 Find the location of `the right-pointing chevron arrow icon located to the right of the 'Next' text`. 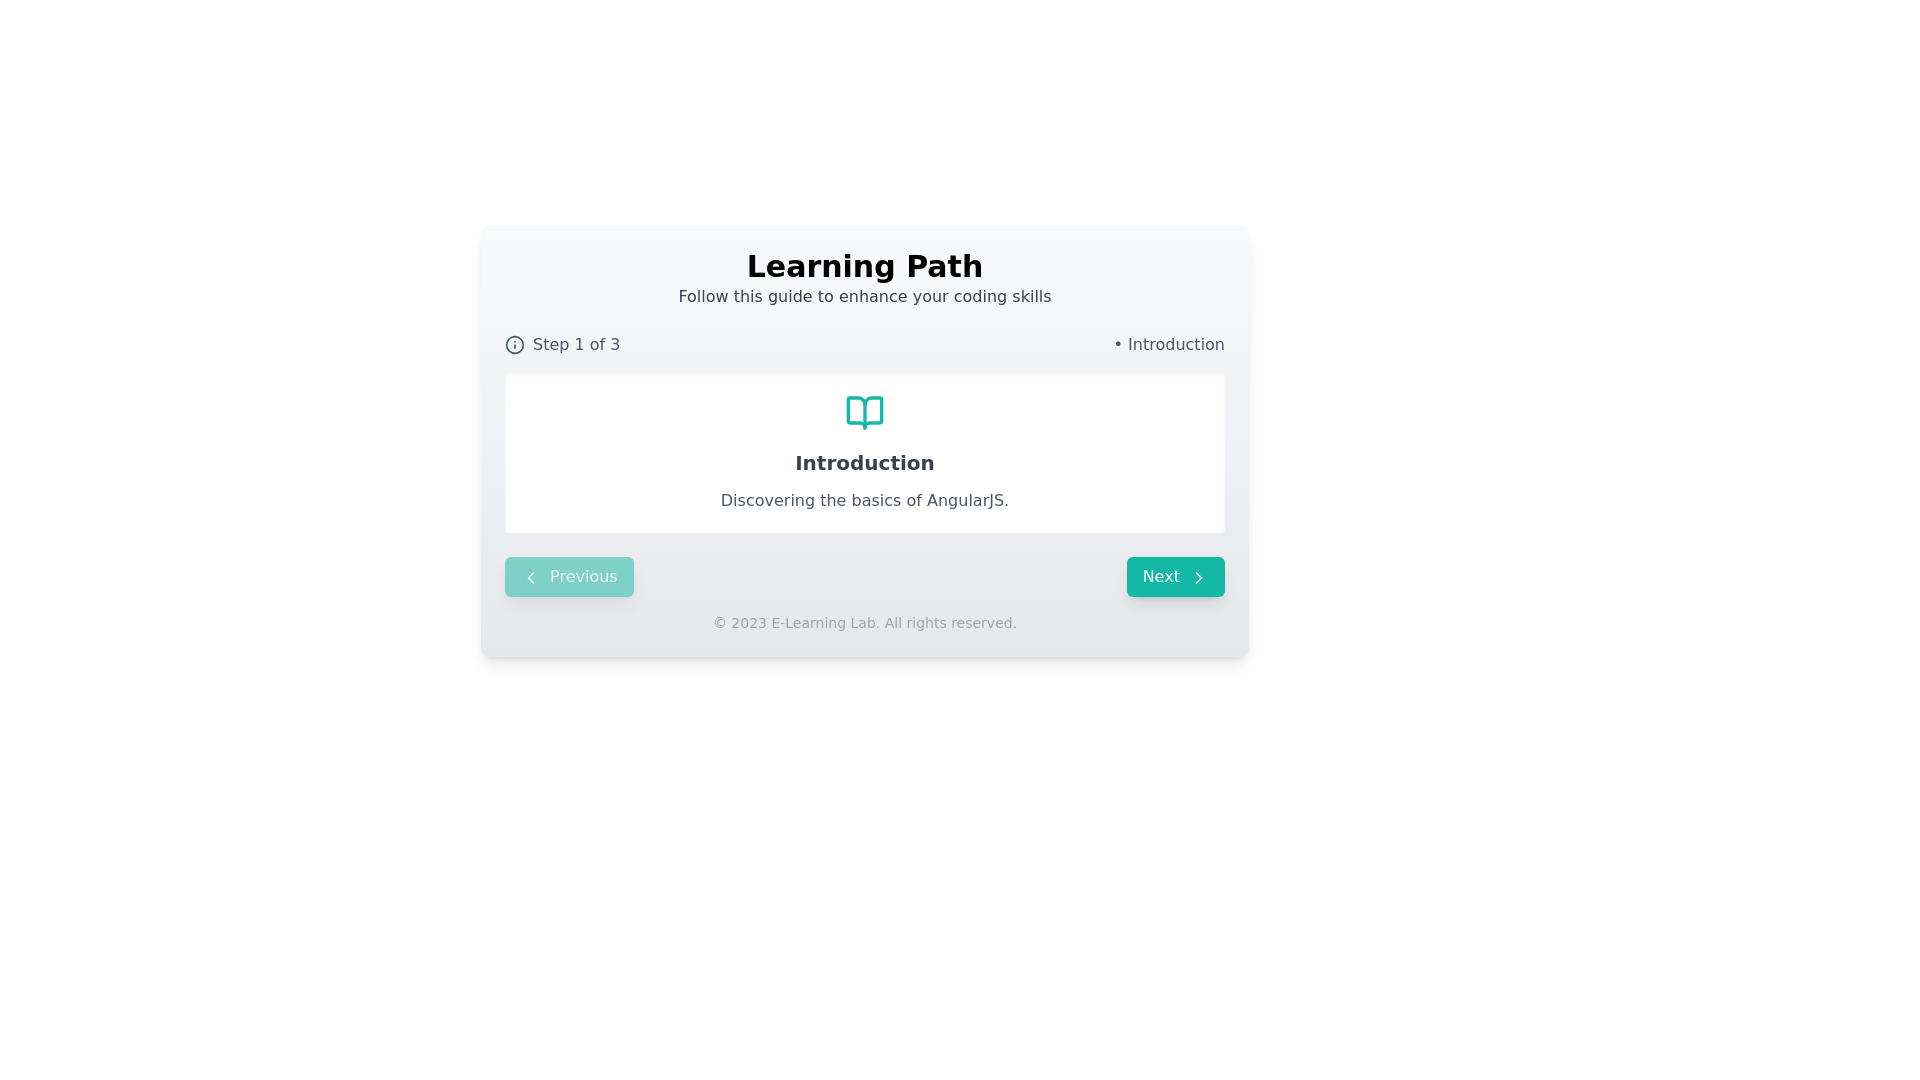

the right-pointing chevron arrow icon located to the right of the 'Next' text is located at coordinates (1199, 577).